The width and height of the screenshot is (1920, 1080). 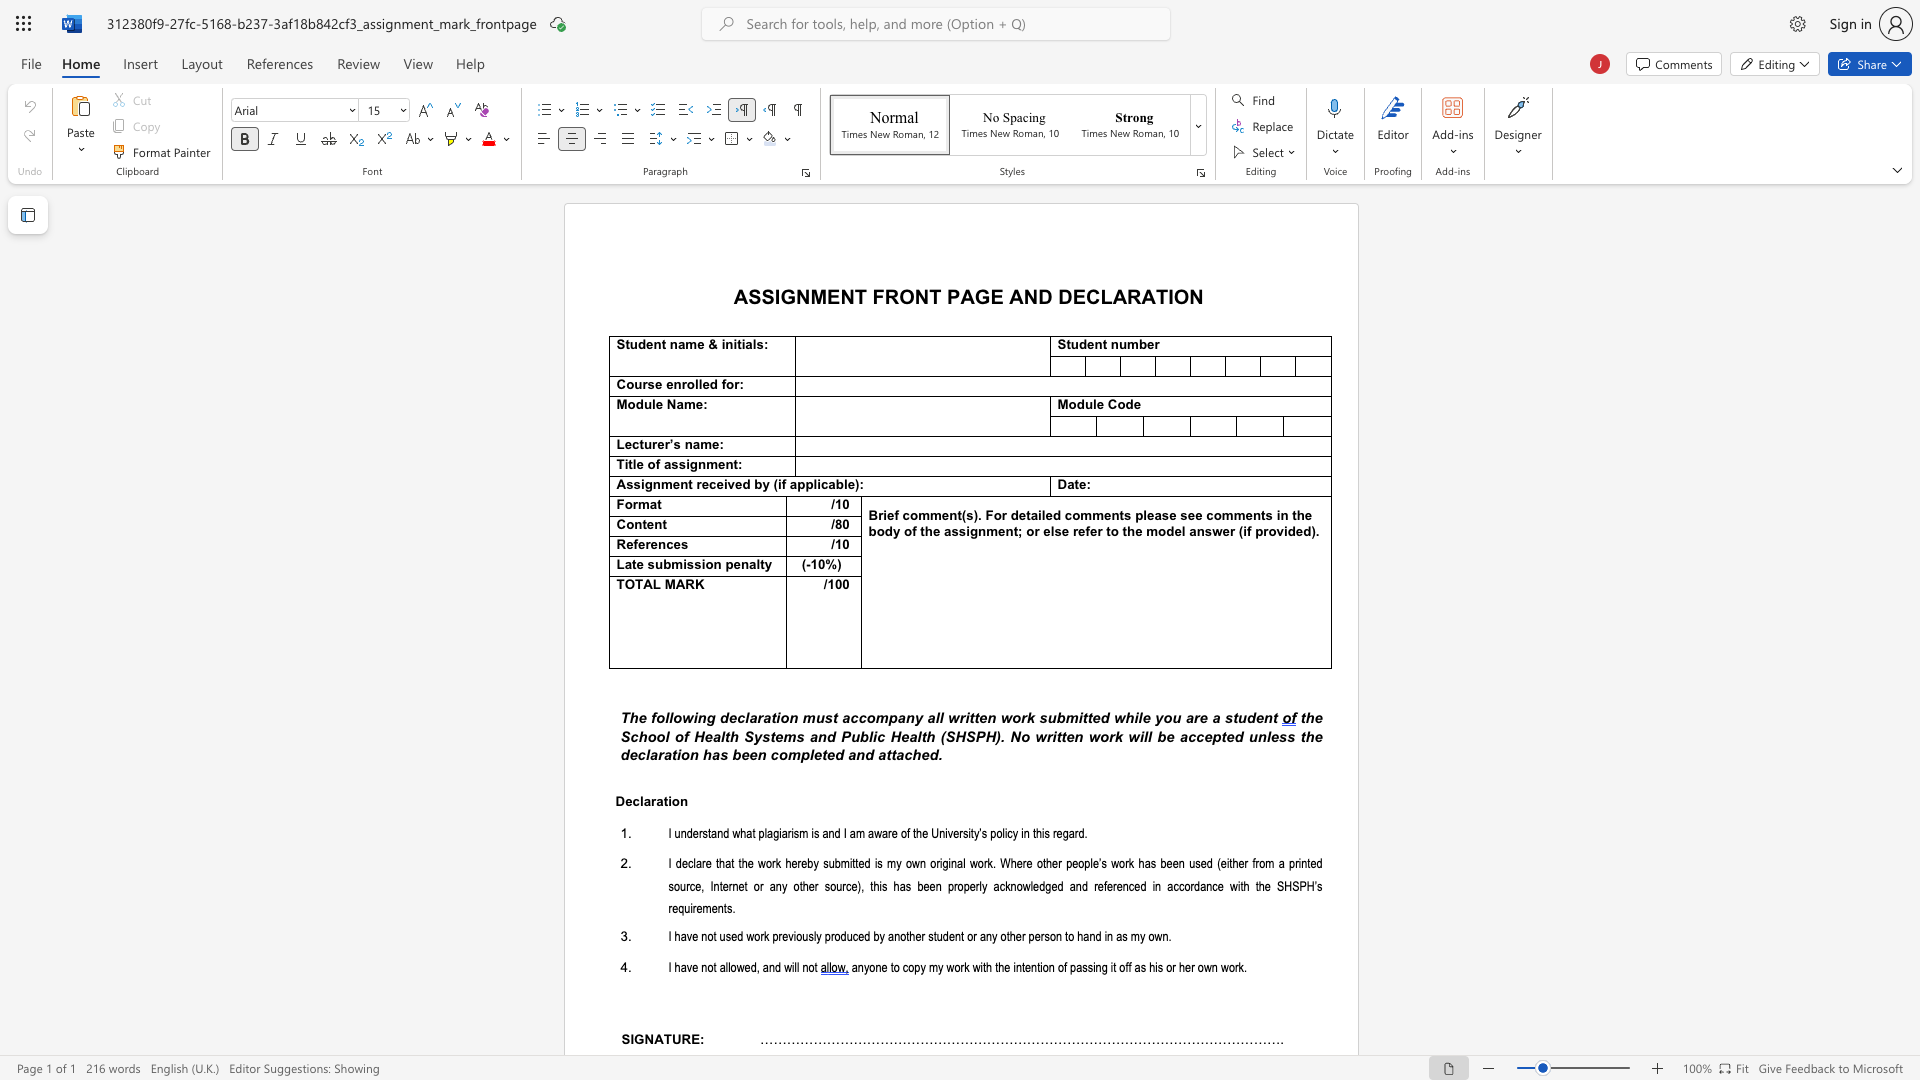 What do you see at coordinates (755, 564) in the screenshot?
I see `the subset text "lty" within the text "Late submission penalty"` at bounding box center [755, 564].